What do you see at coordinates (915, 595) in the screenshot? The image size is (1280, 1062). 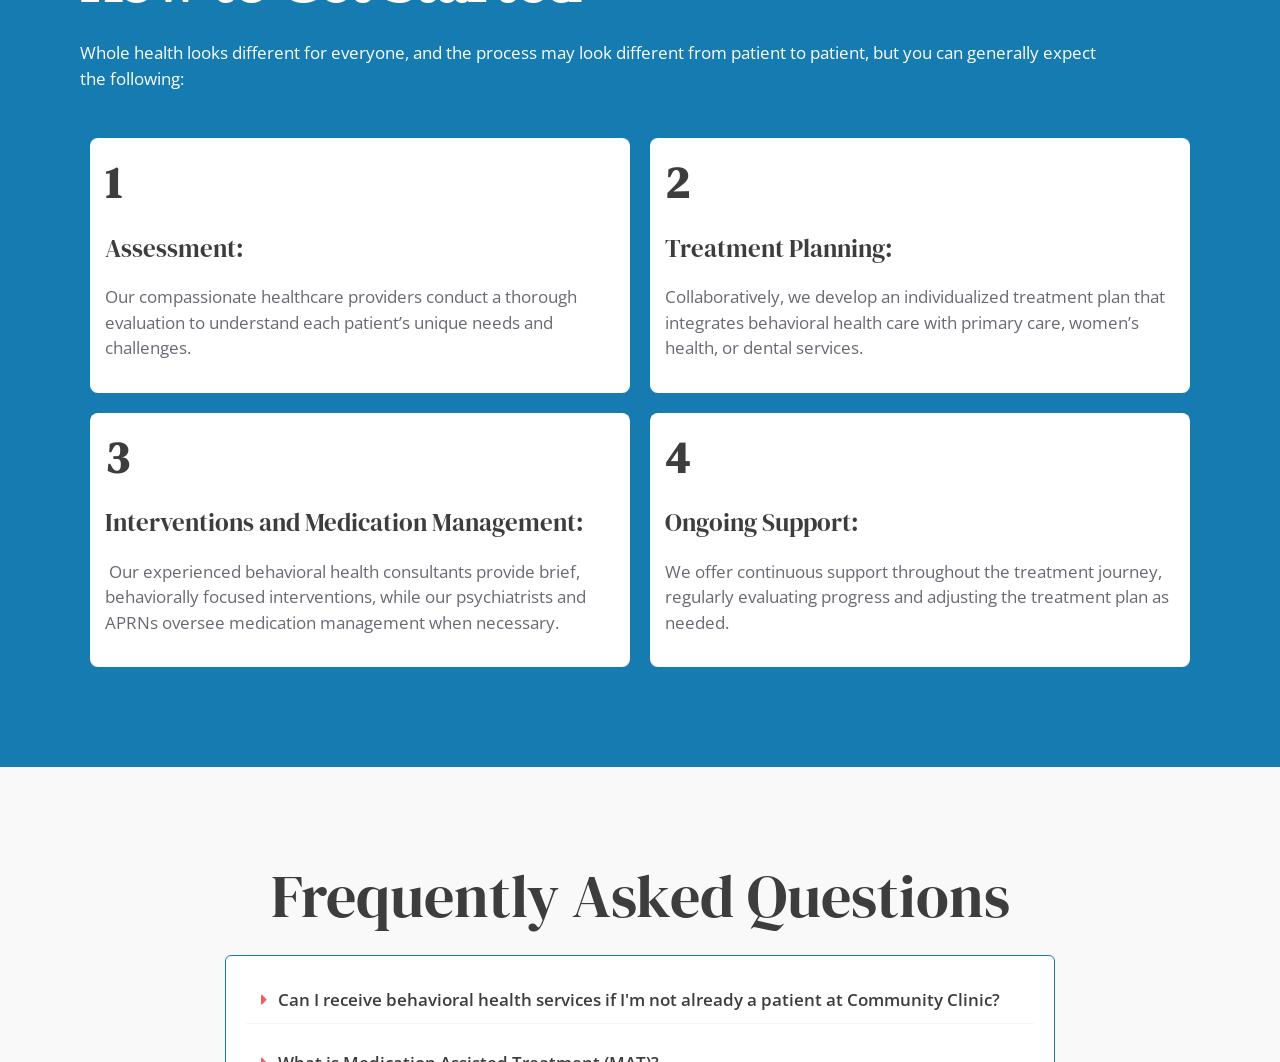 I see `'We offer continuous support throughout the treatment journey, regularly evaluating progress and adjusting the treatment plan as needed.'` at bounding box center [915, 595].